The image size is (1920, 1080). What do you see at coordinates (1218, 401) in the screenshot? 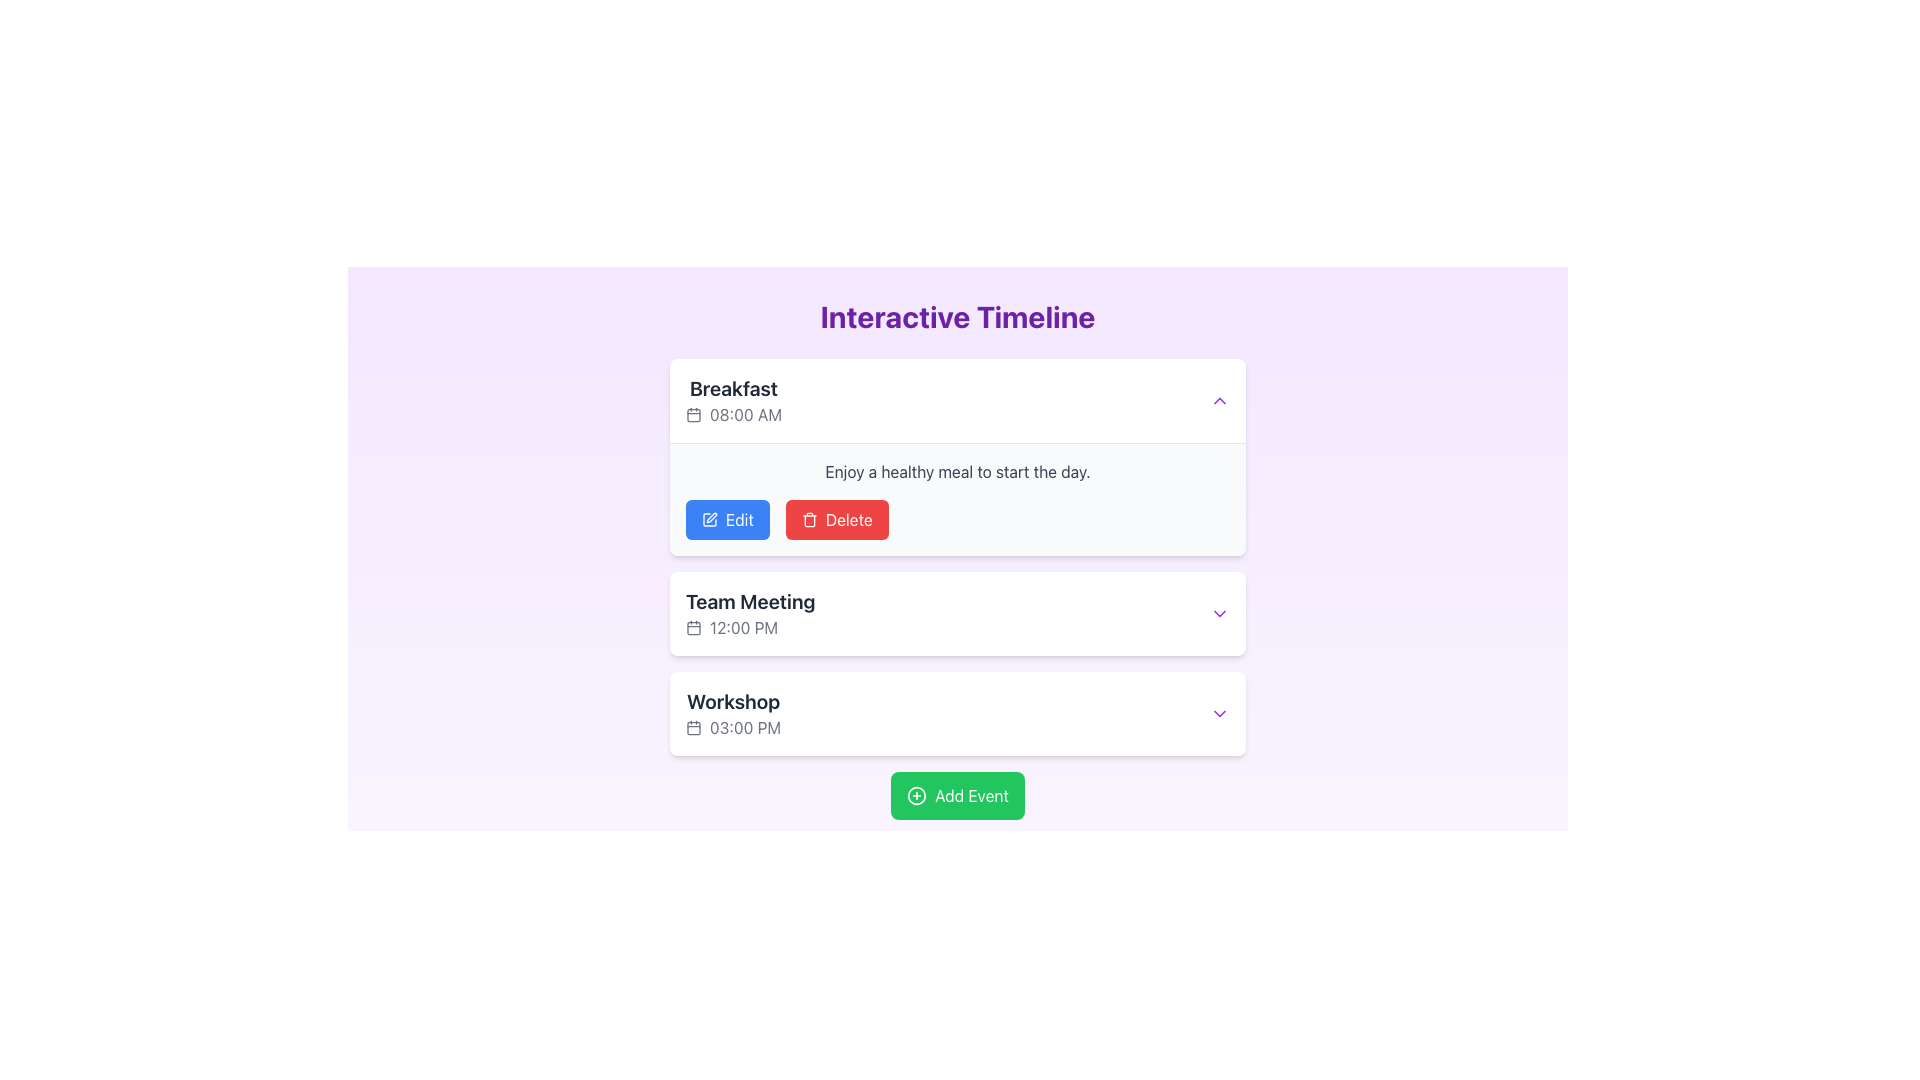
I see `the small purple upward-pointing arrow icon button located at the far-right side of the 'Breakfast' section` at bounding box center [1218, 401].